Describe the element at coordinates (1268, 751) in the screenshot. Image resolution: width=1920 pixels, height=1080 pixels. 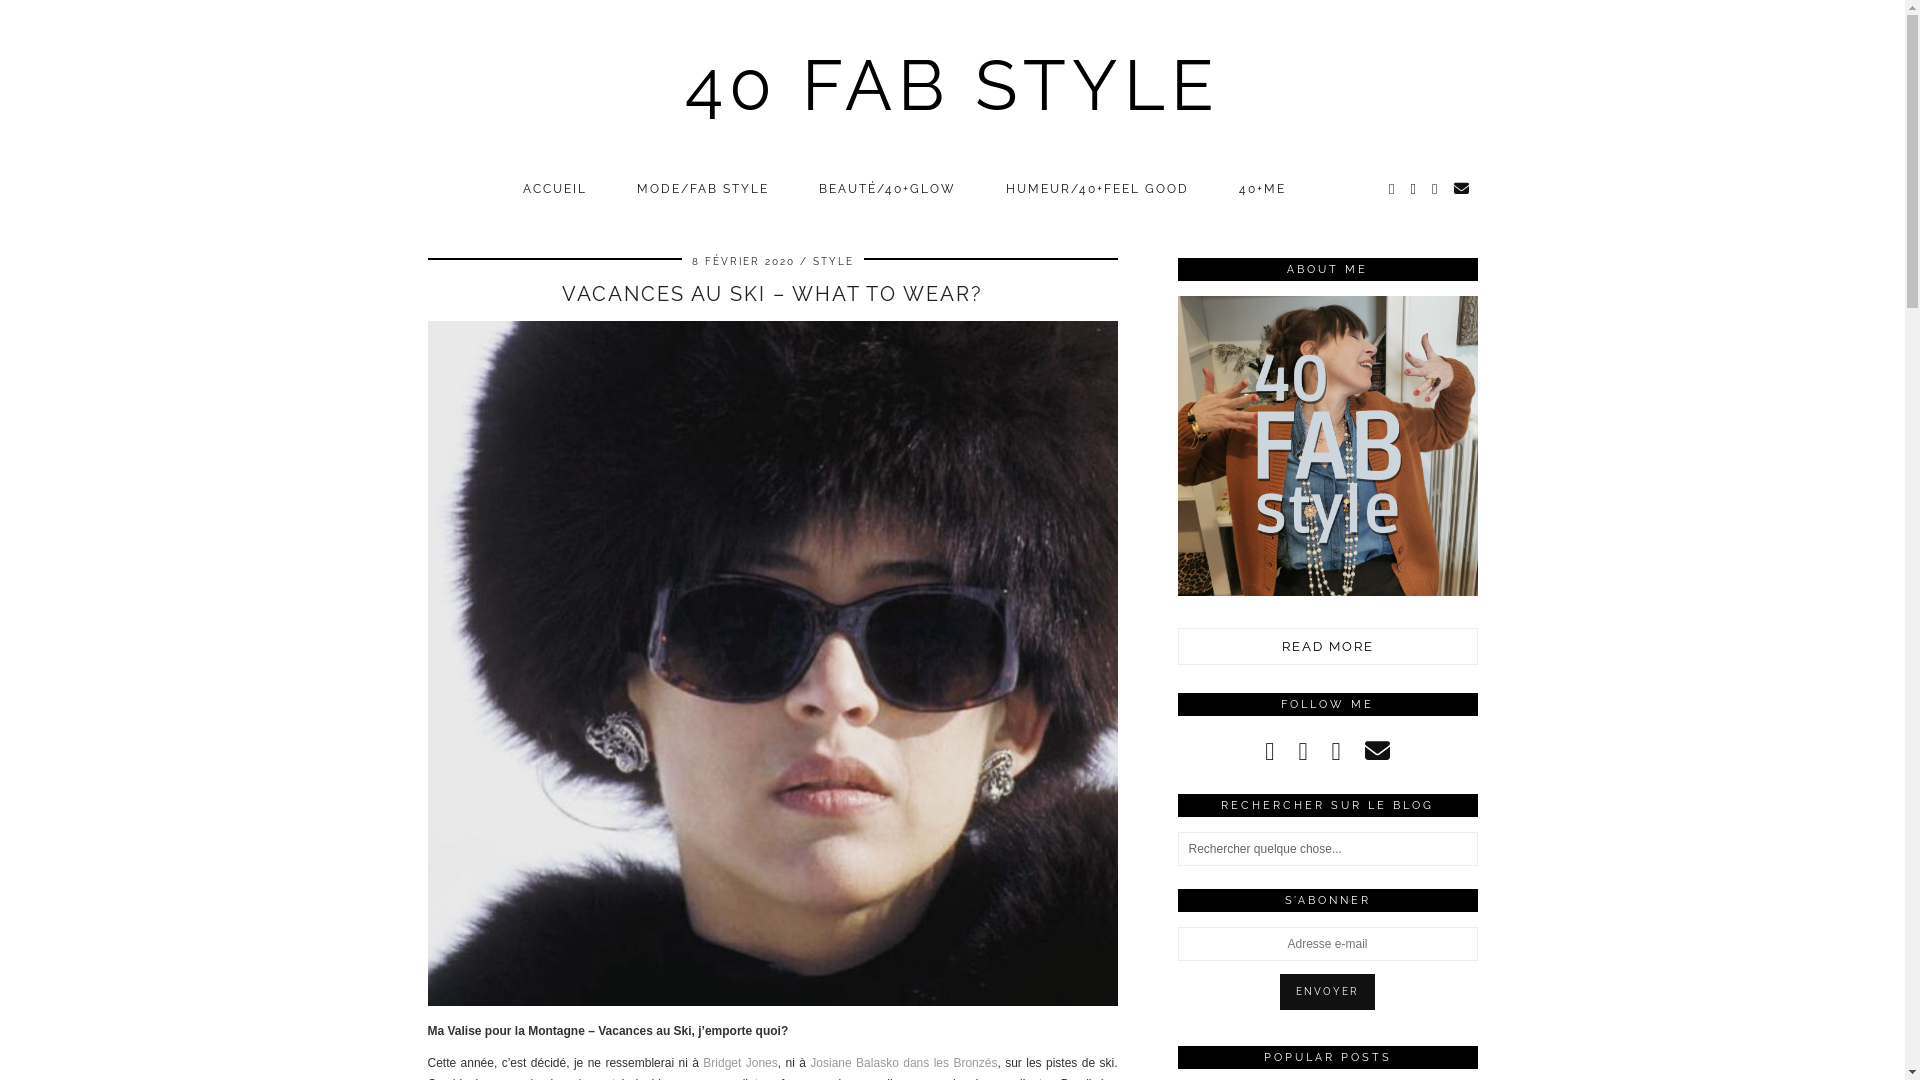
I see `'instagram'` at that location.